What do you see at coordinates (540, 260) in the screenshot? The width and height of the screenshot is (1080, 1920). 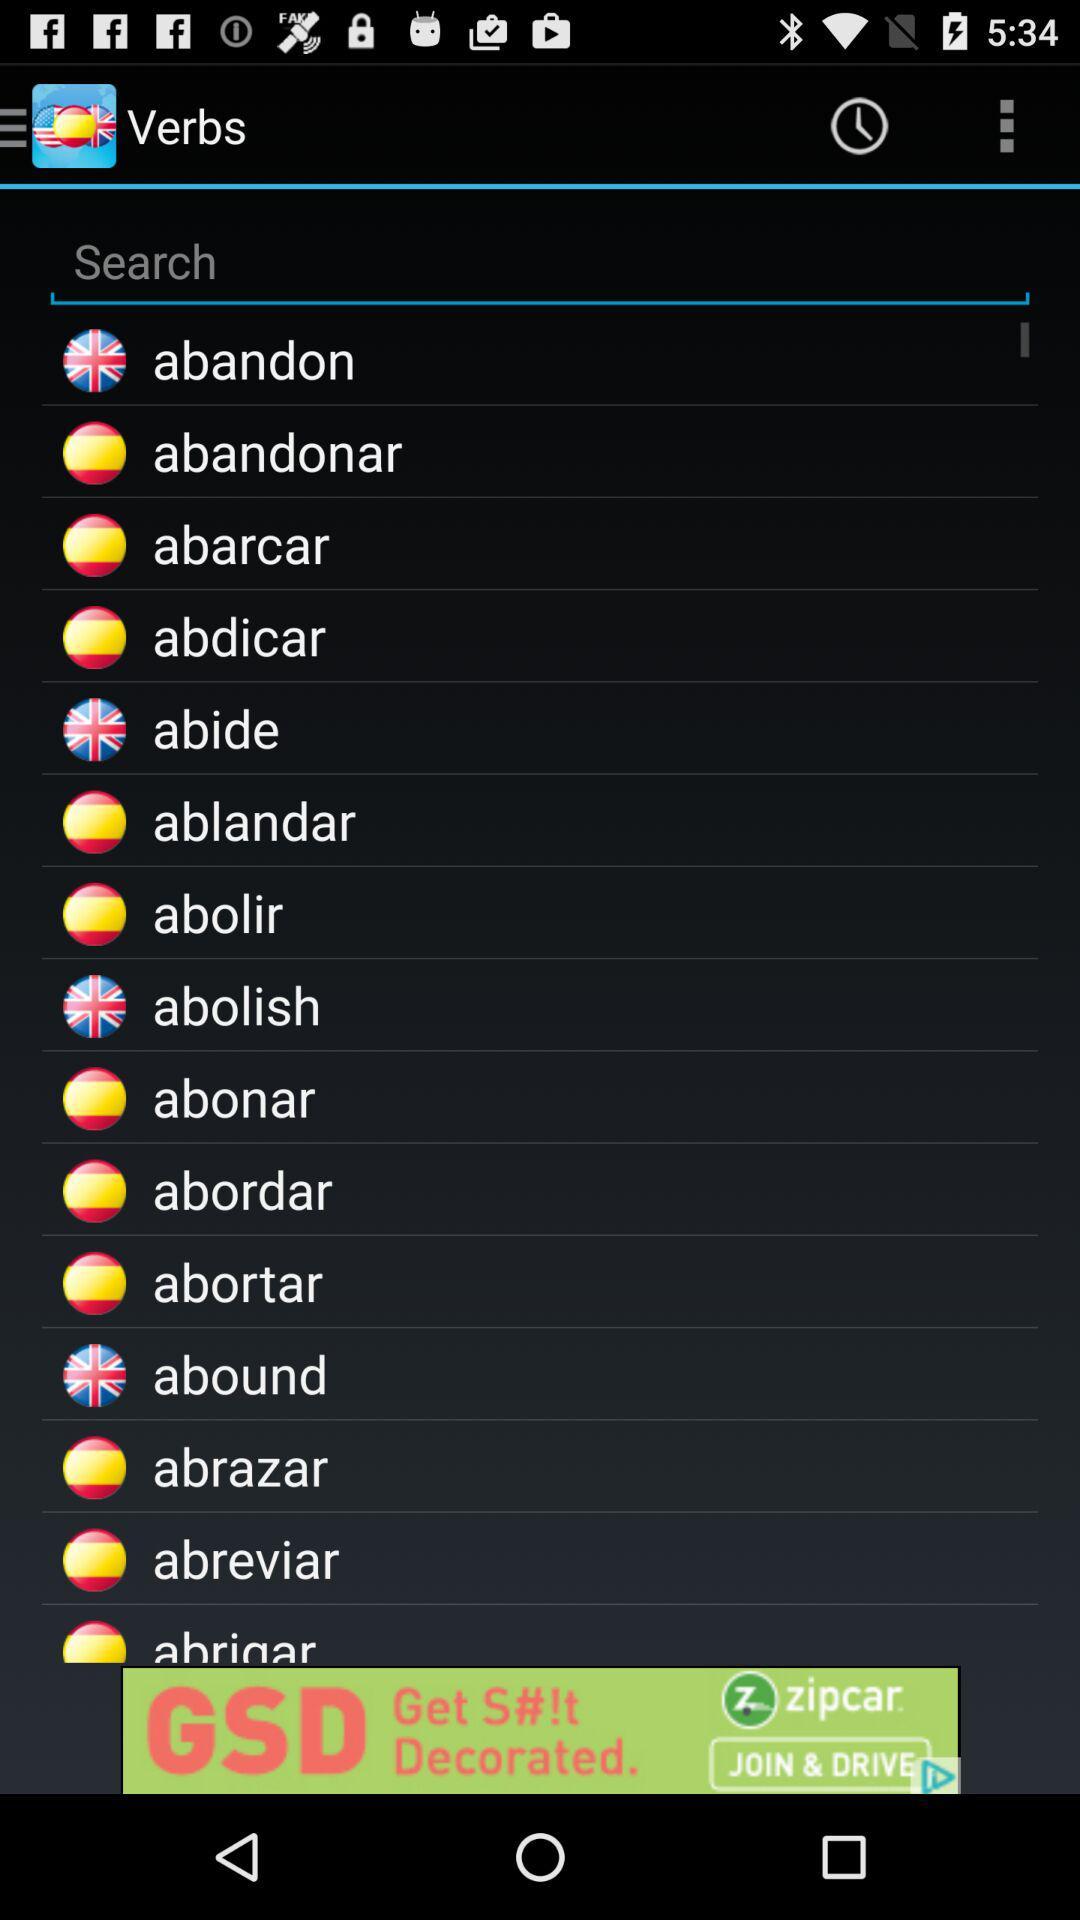 I see `search for something` at bounding box center [540, 260].